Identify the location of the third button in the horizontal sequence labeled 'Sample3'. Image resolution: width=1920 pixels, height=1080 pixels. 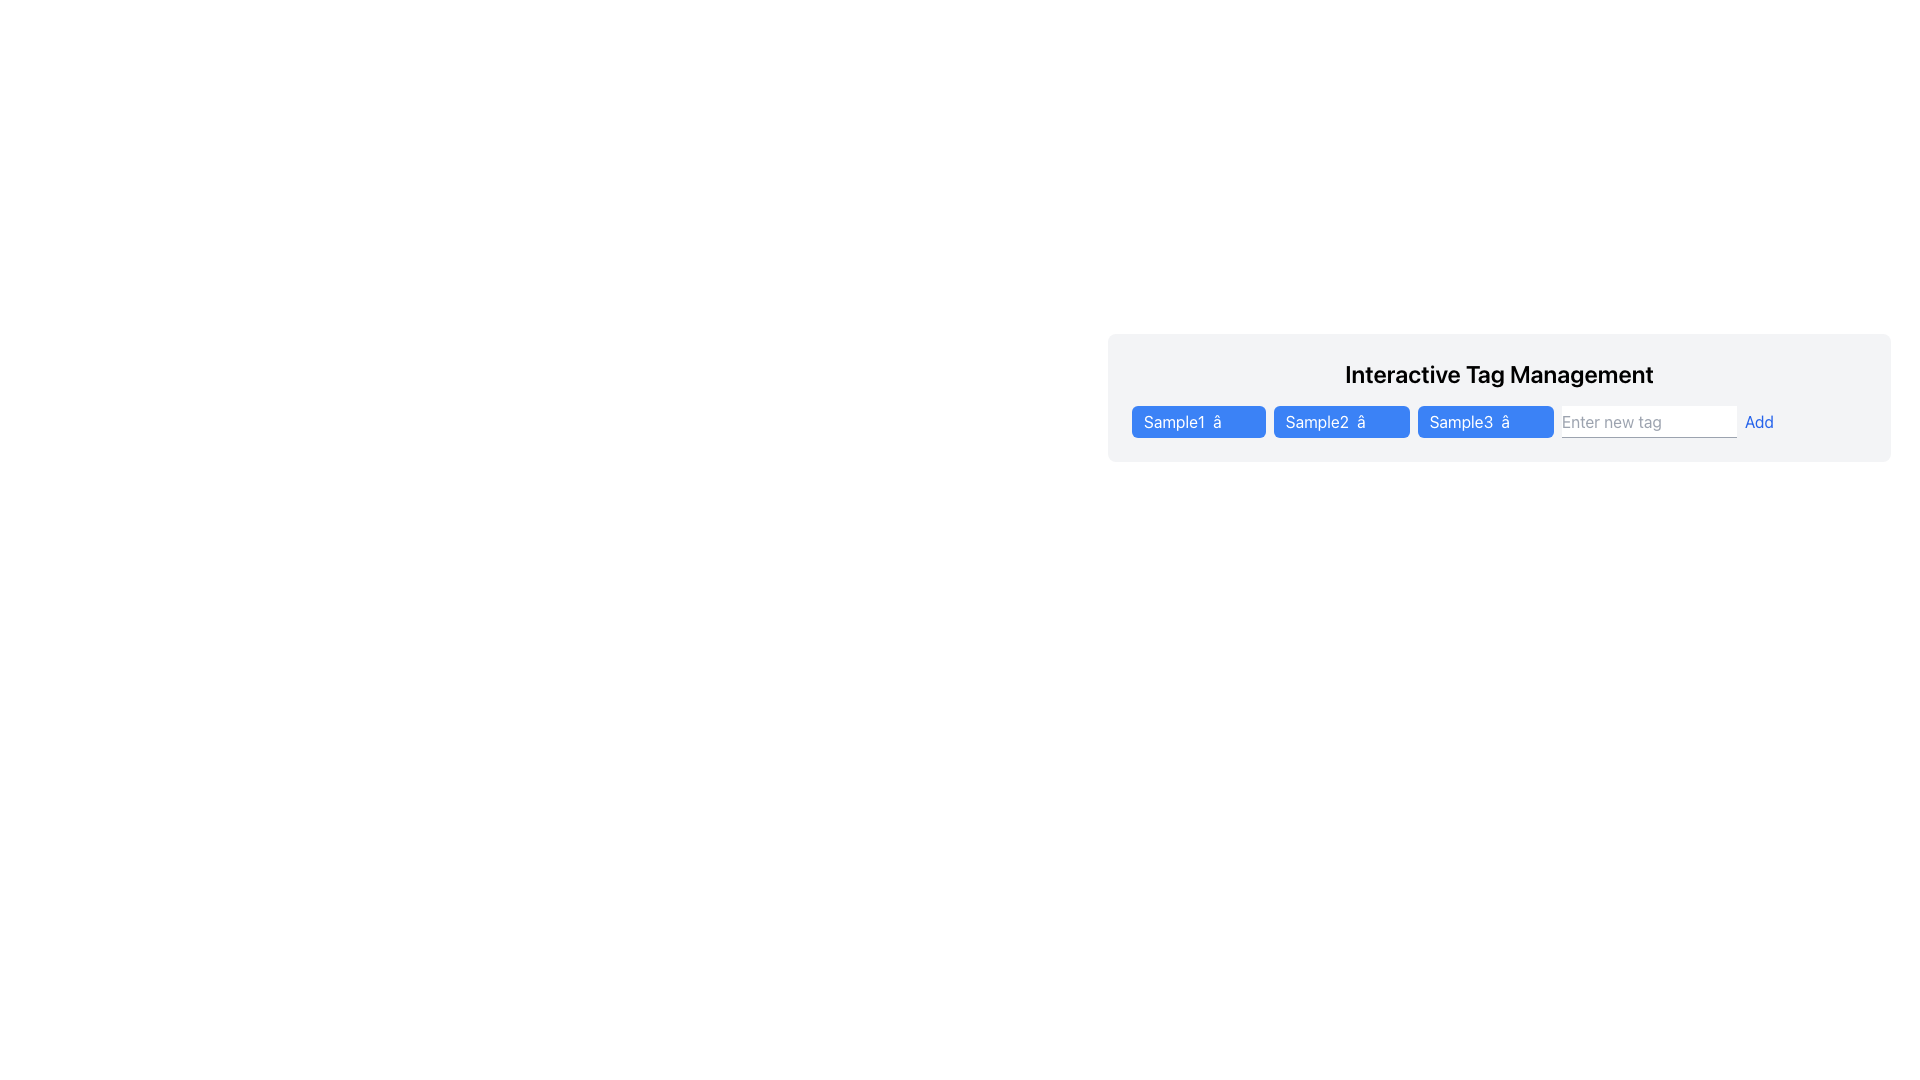
(1461, 420).